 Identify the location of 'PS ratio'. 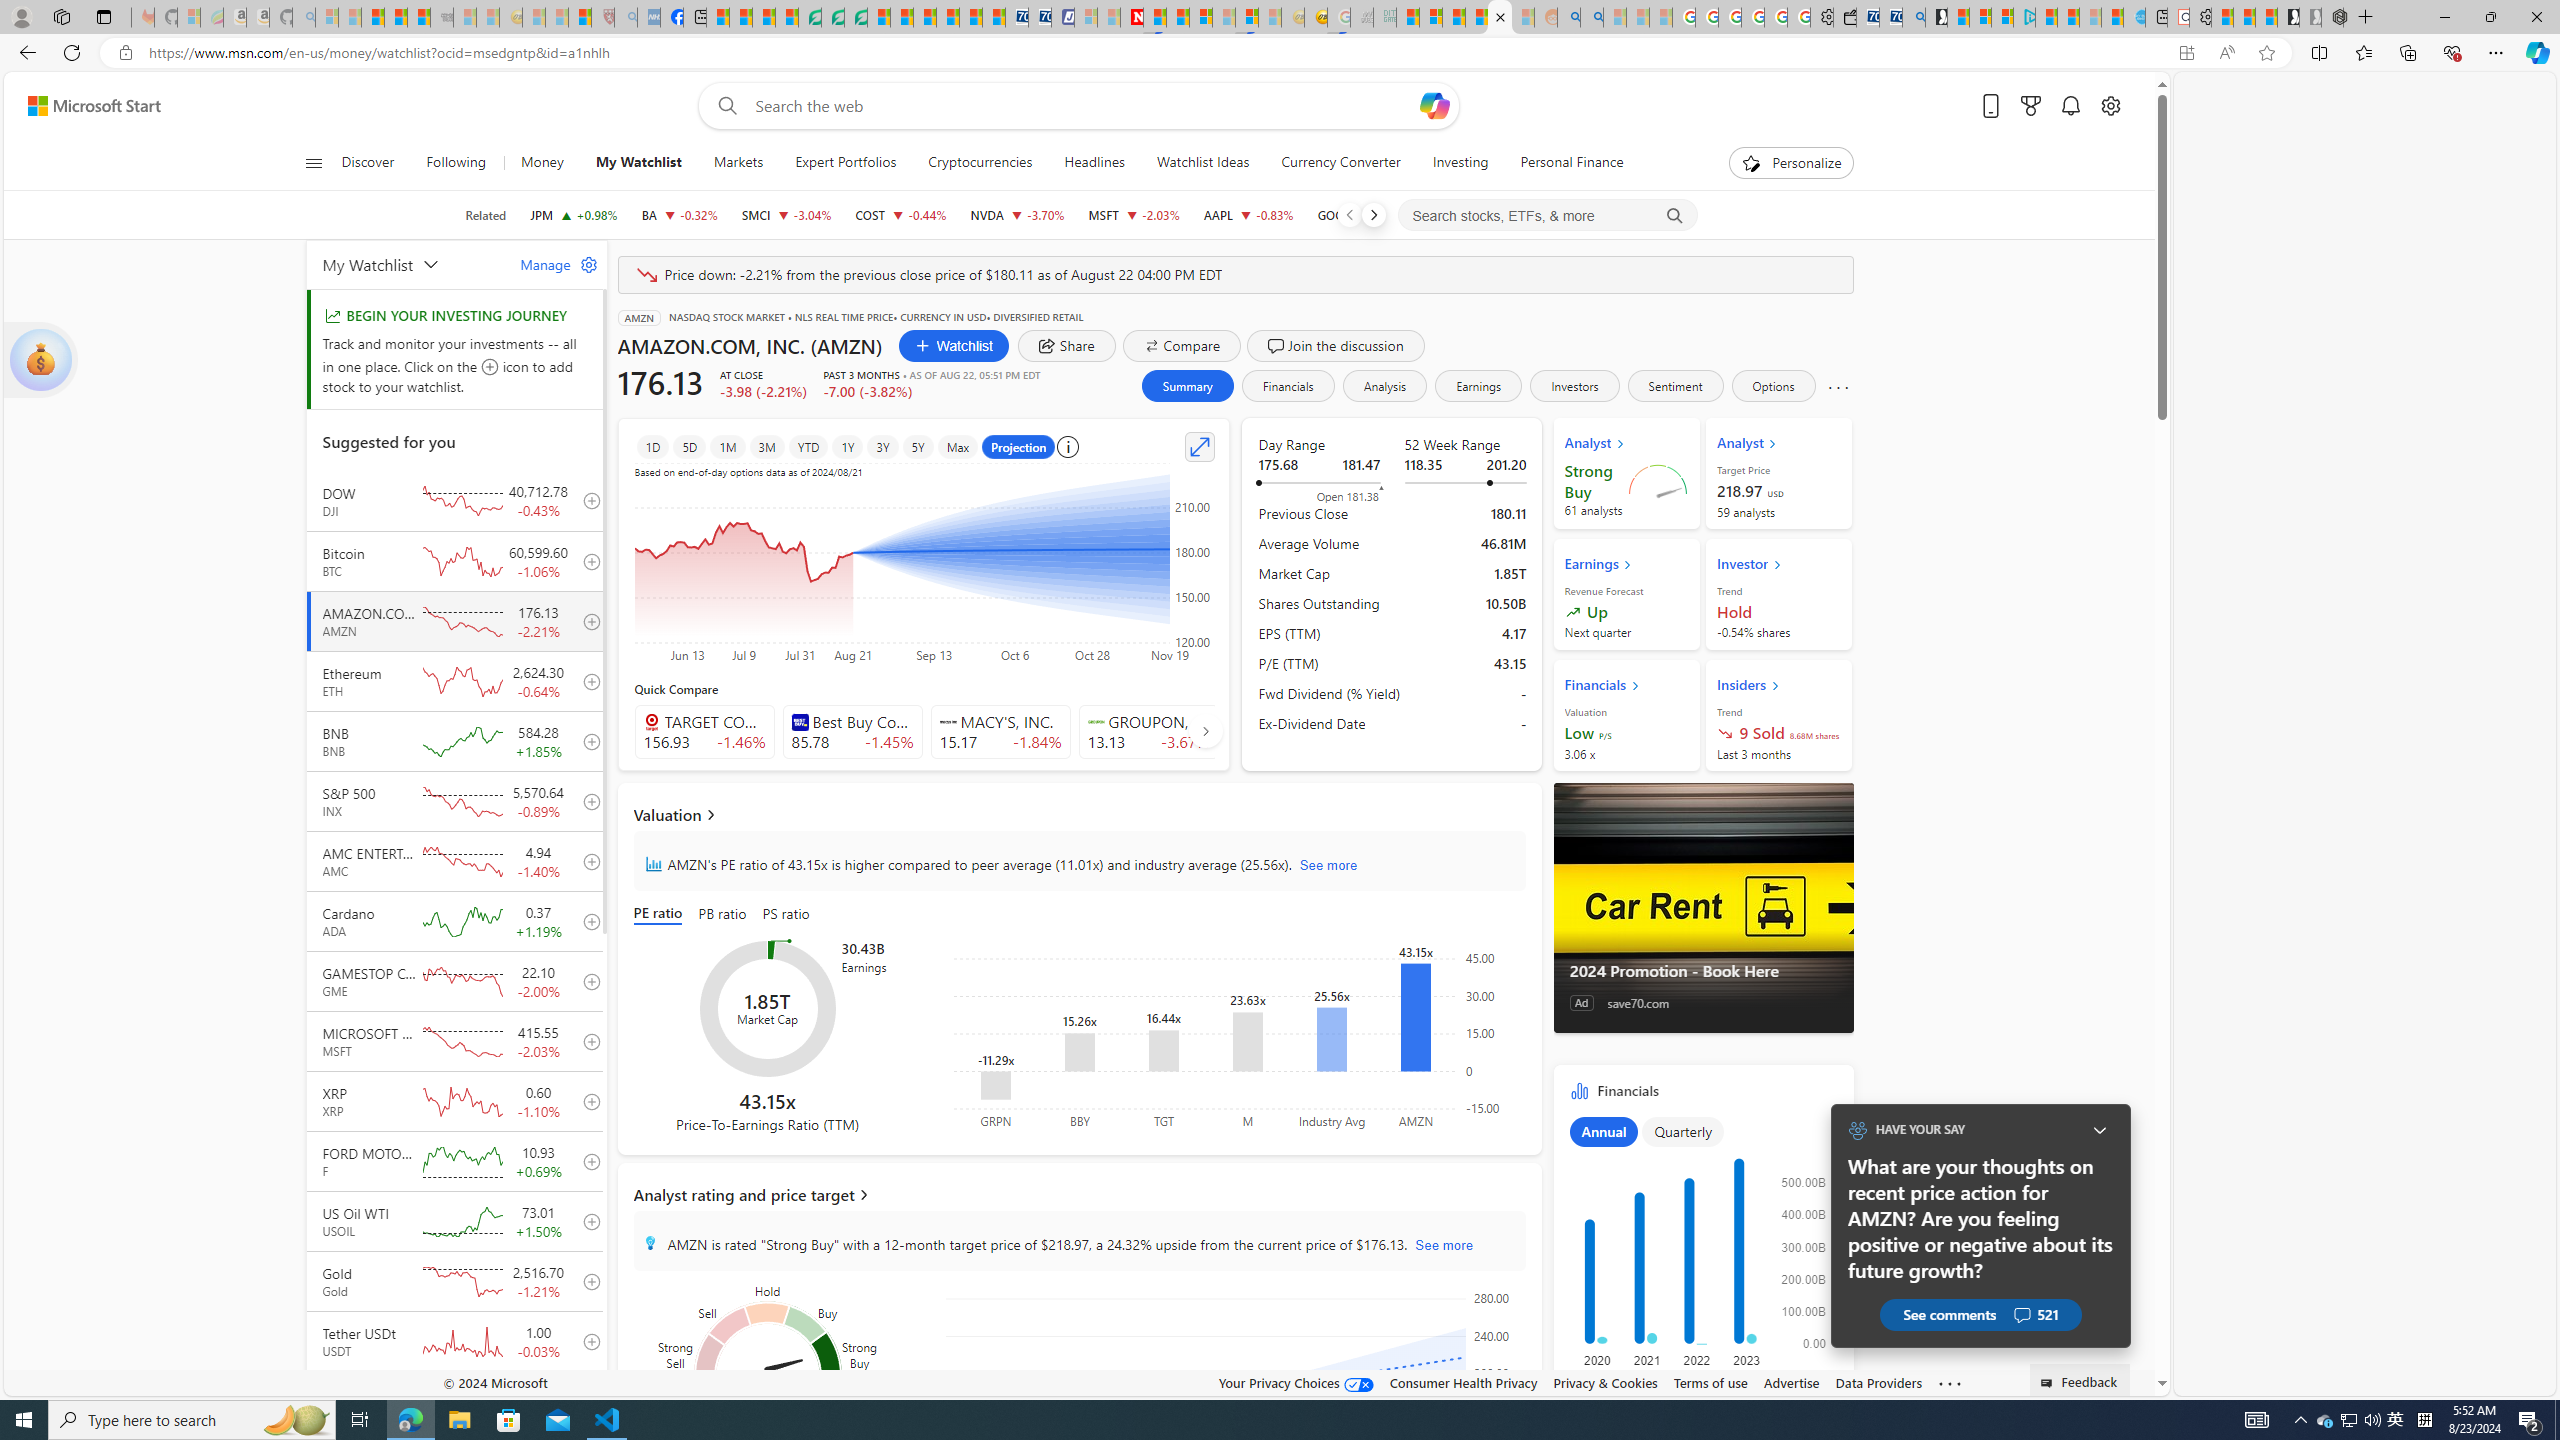
(786, 915).